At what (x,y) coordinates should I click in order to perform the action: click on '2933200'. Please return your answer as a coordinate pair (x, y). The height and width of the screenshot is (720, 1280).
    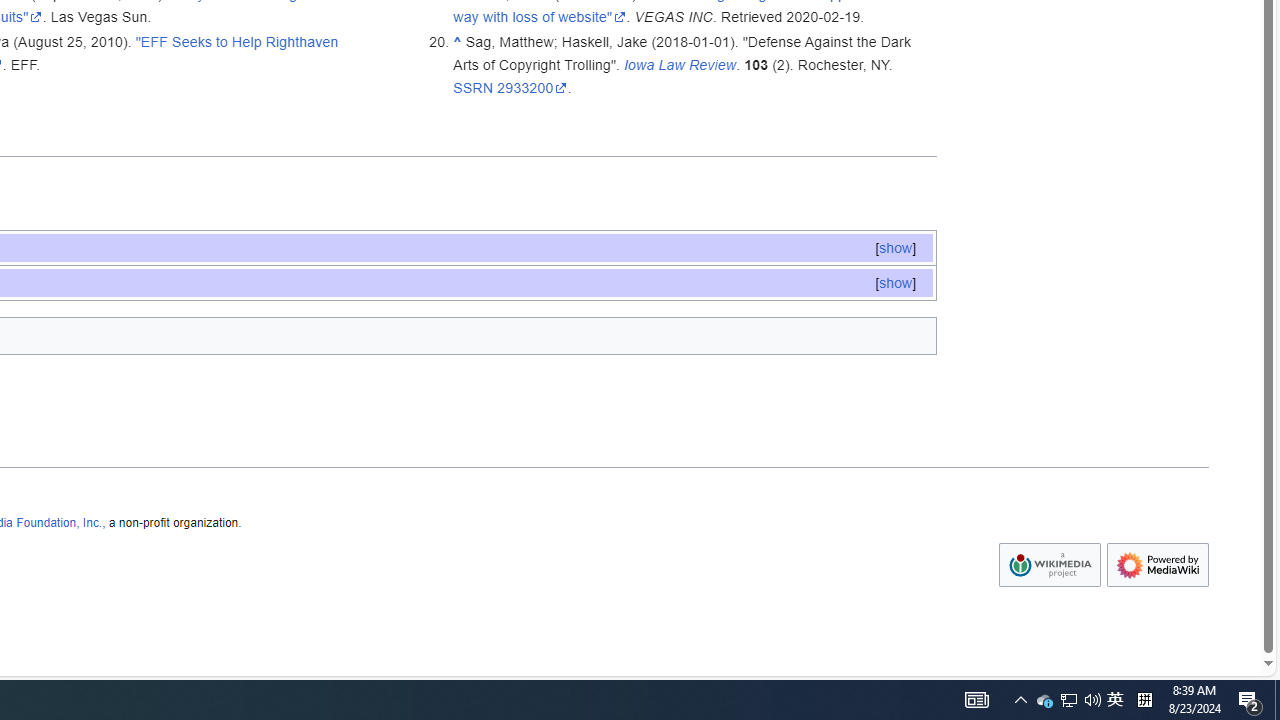
    Looking at the image, I should click on (532, 86).